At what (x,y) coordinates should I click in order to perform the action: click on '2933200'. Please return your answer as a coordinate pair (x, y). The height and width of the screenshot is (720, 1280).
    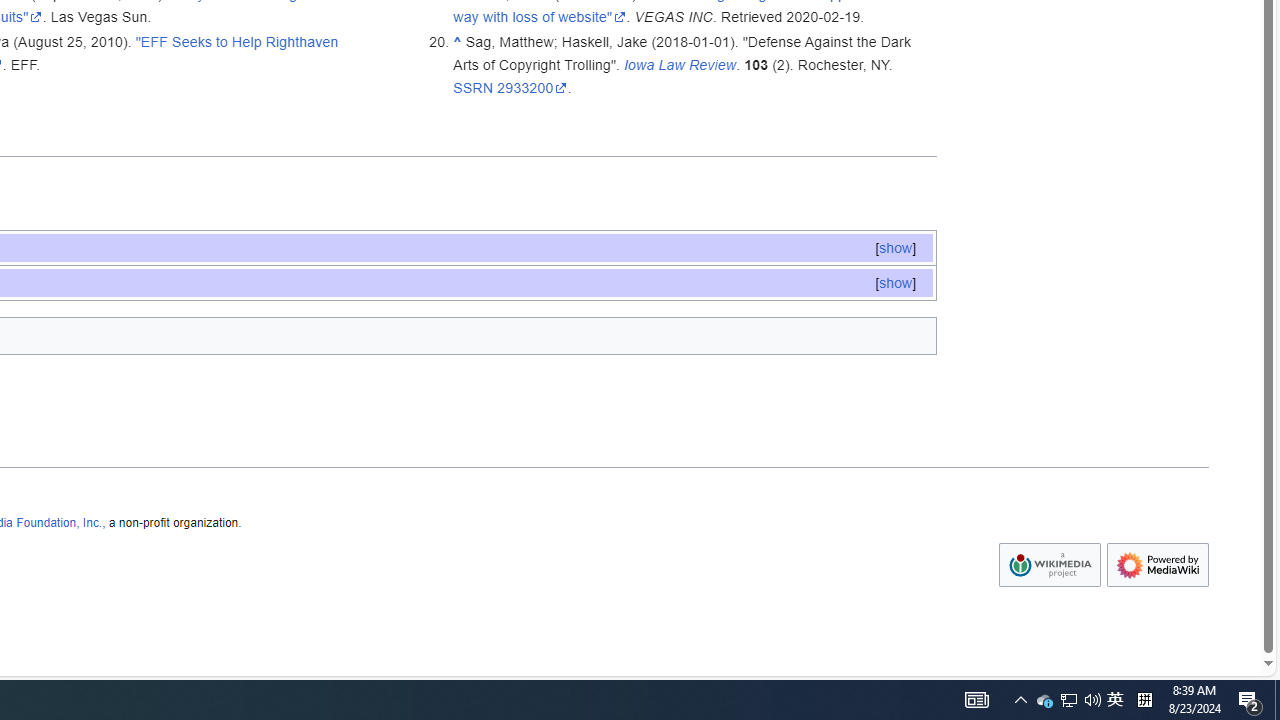
    Looking at the image, I should click on (532, 86).